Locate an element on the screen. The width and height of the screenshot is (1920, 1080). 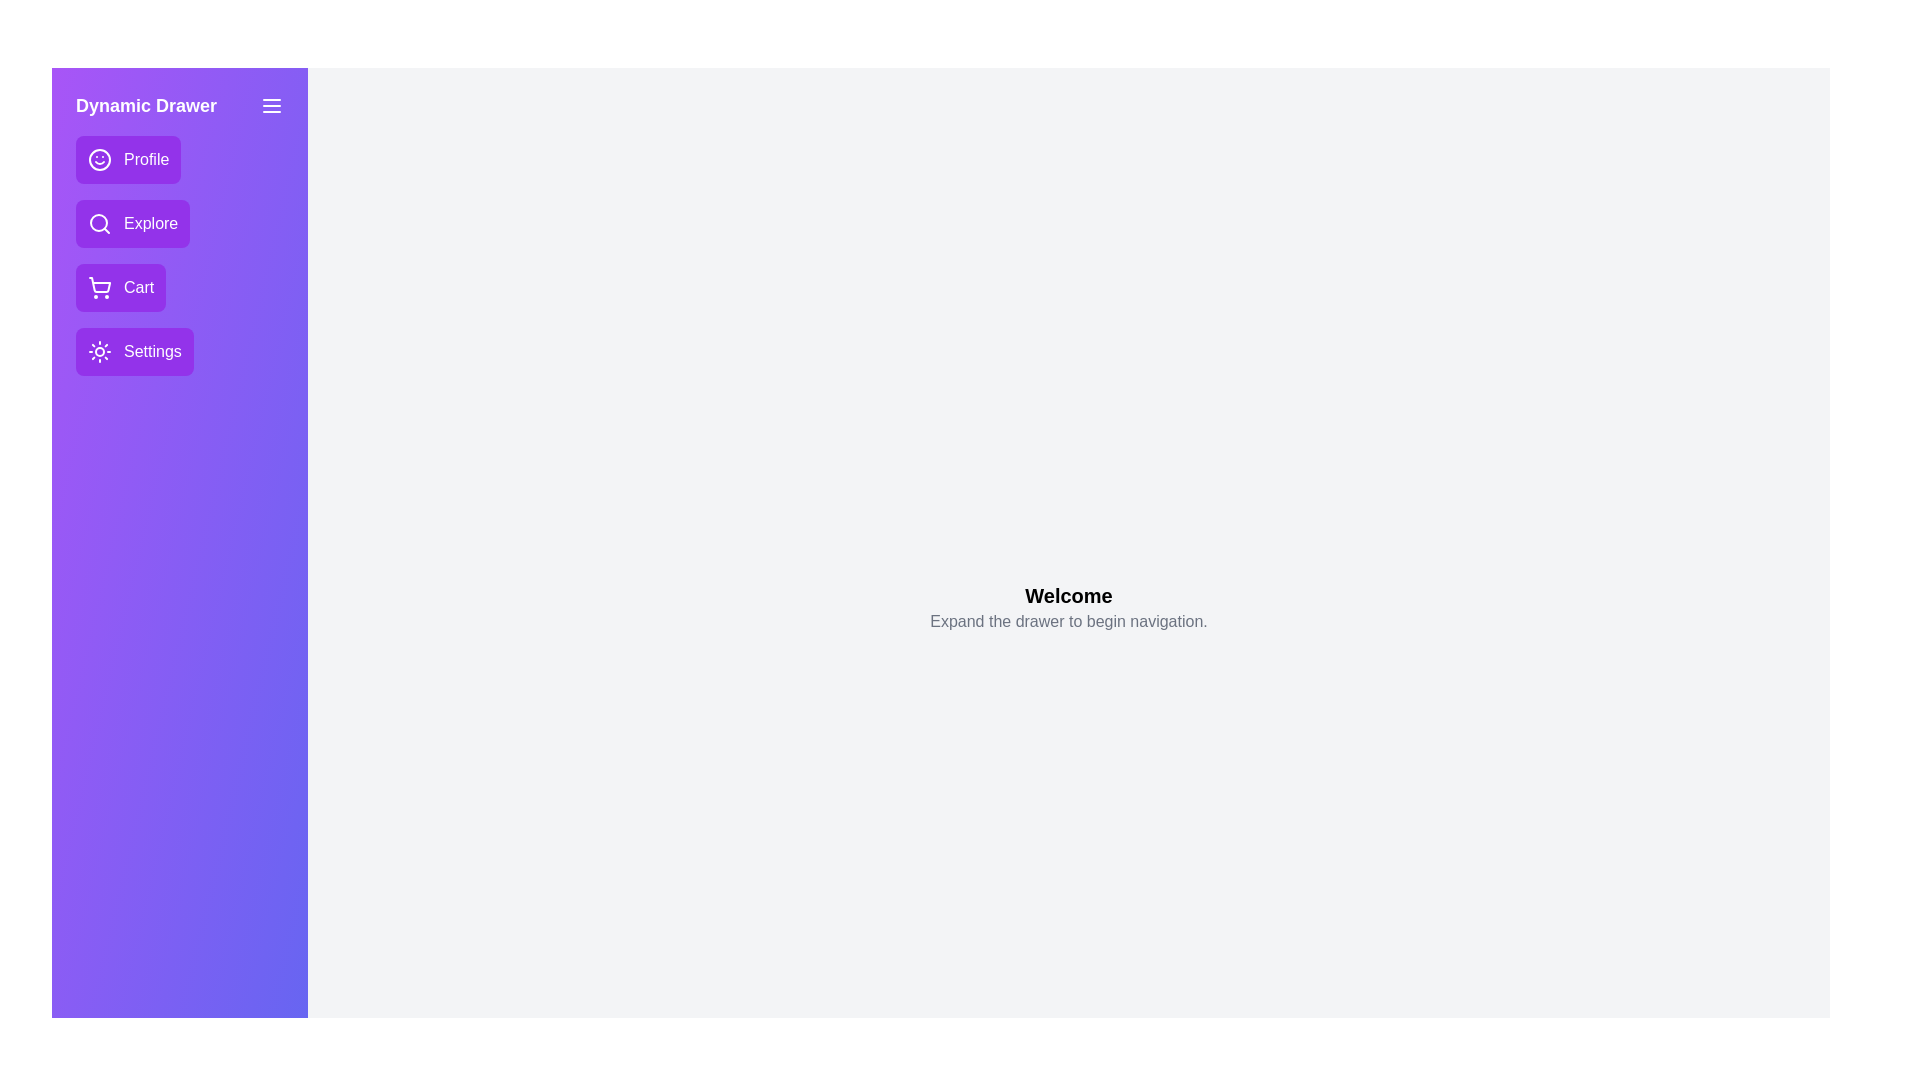
menu button to toggle the drawer is located at coordinates (271, 105).